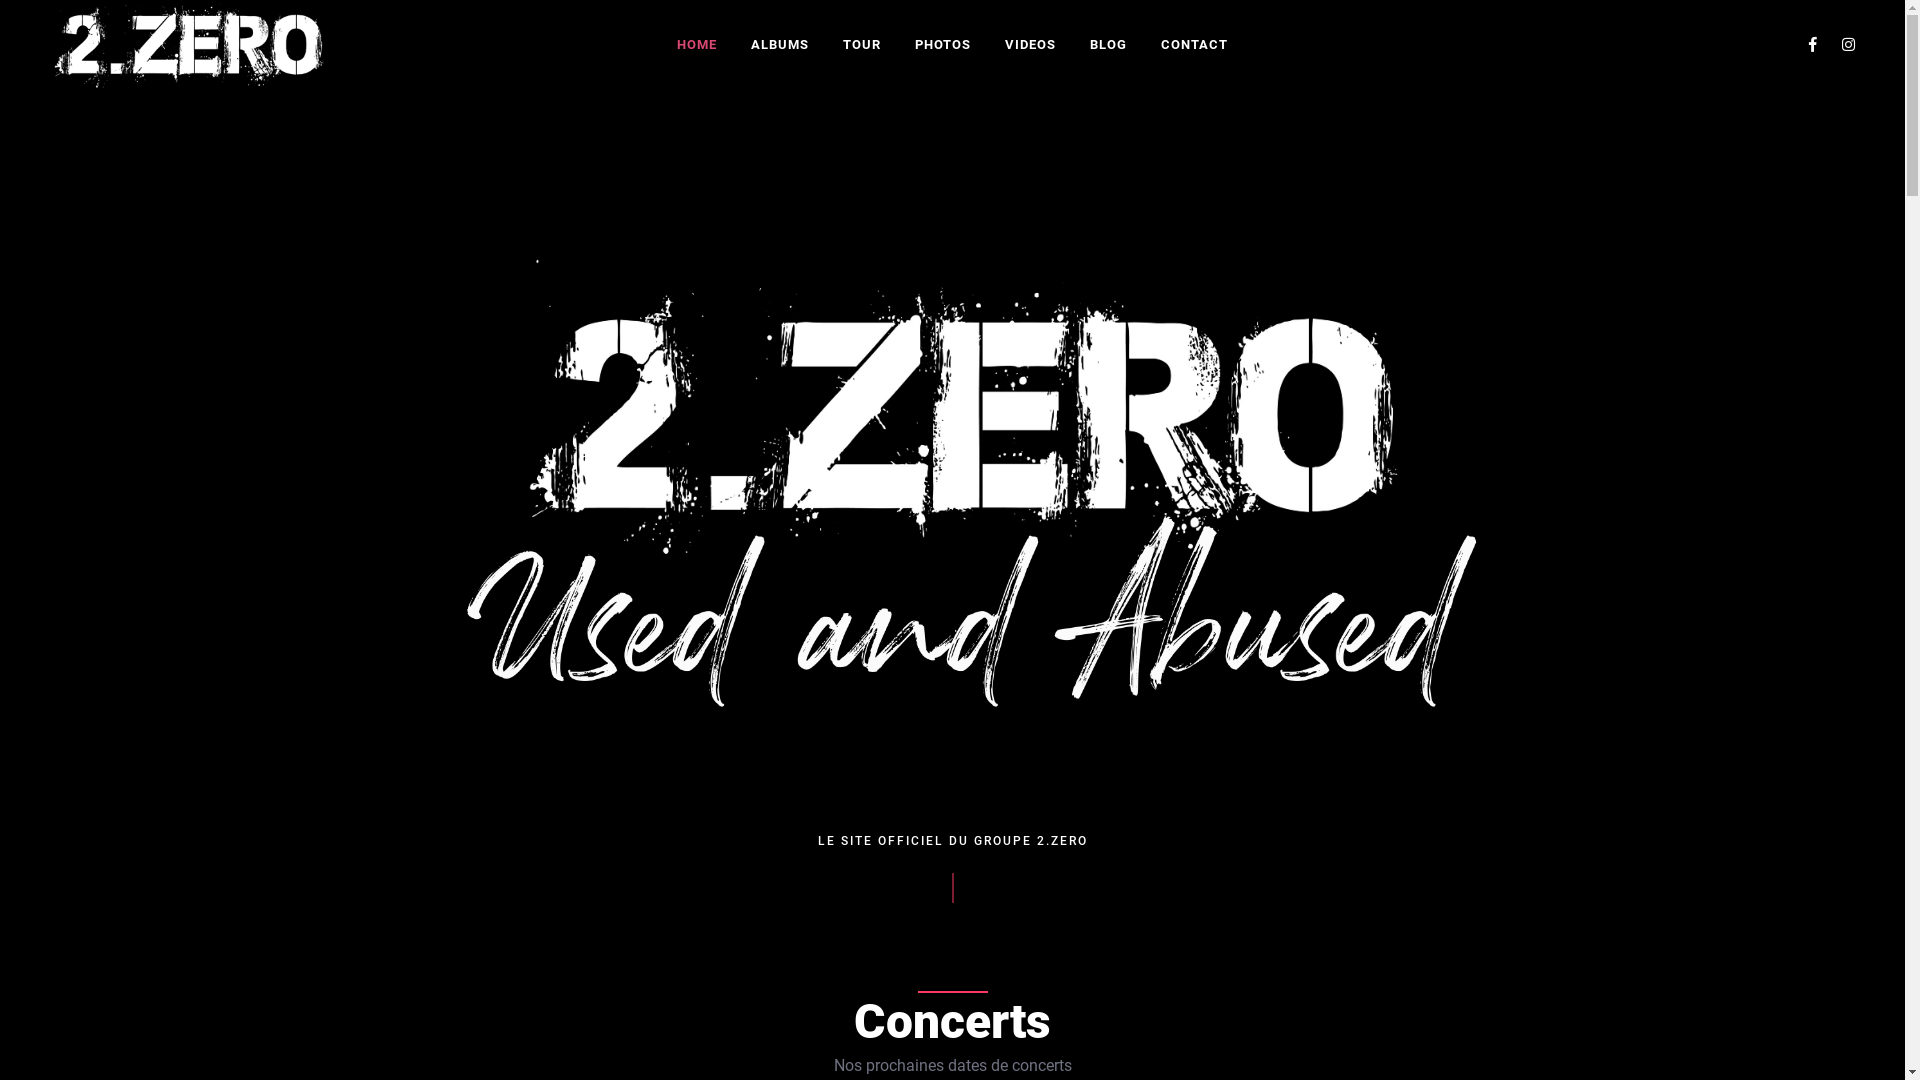 The width and height of the screenshot is (1920, 1080). Describe the element at coordinates (1194, 44) in the screenshot. I see `'CONTACT'` at that location.